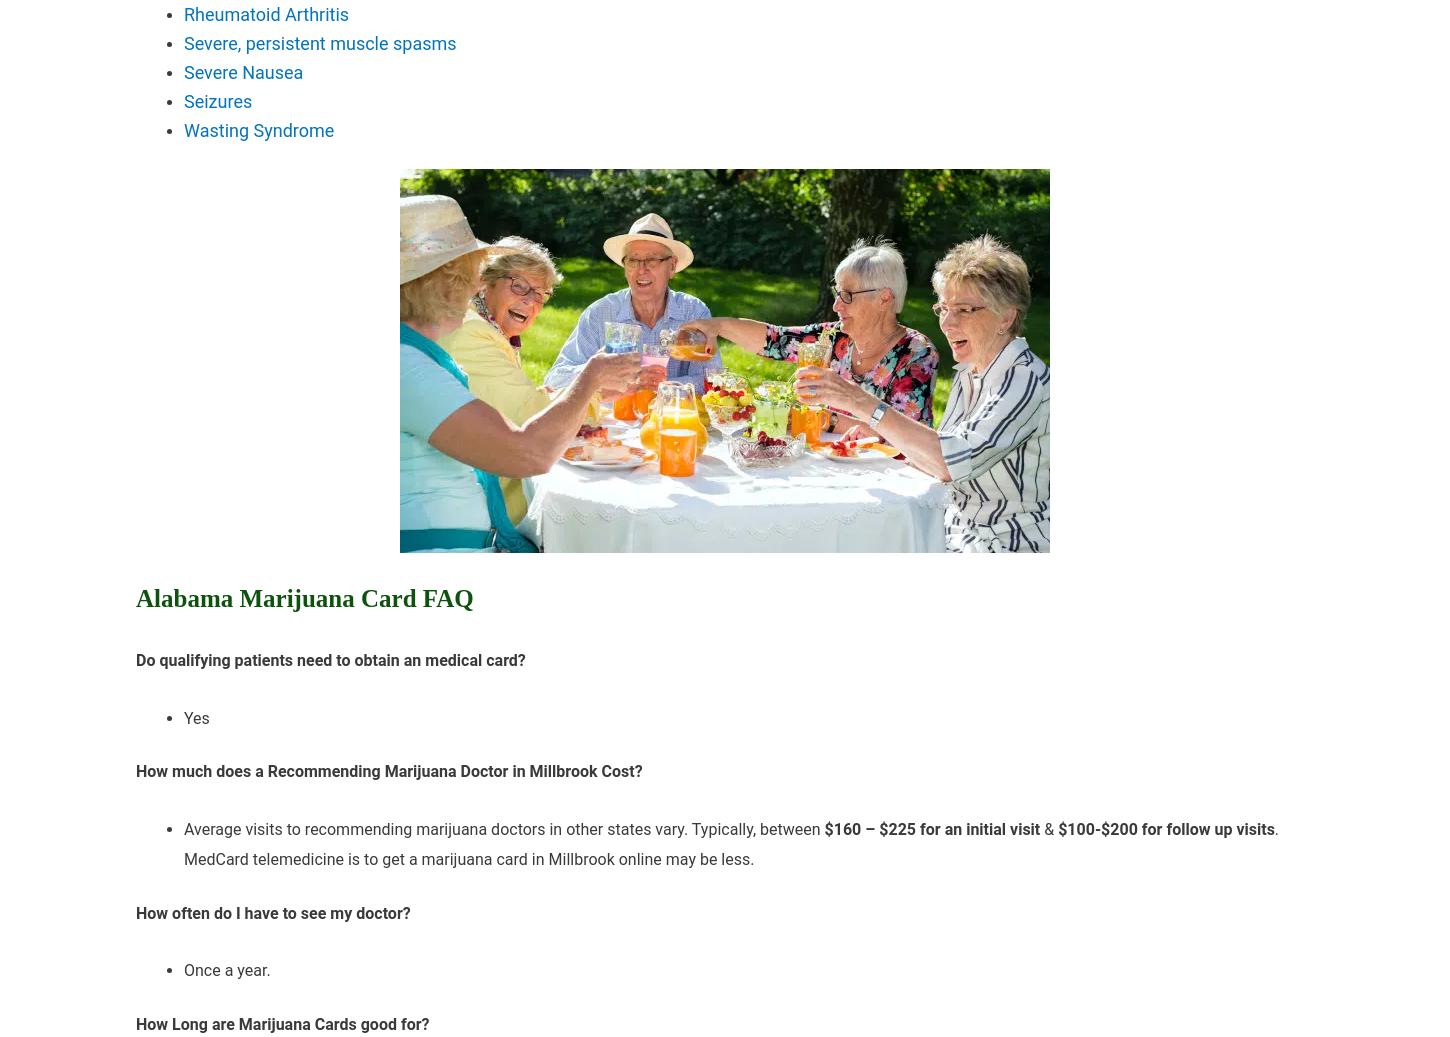  I want to click on 'How Long are Marijuana Cards good for?', so click(282, 1023).